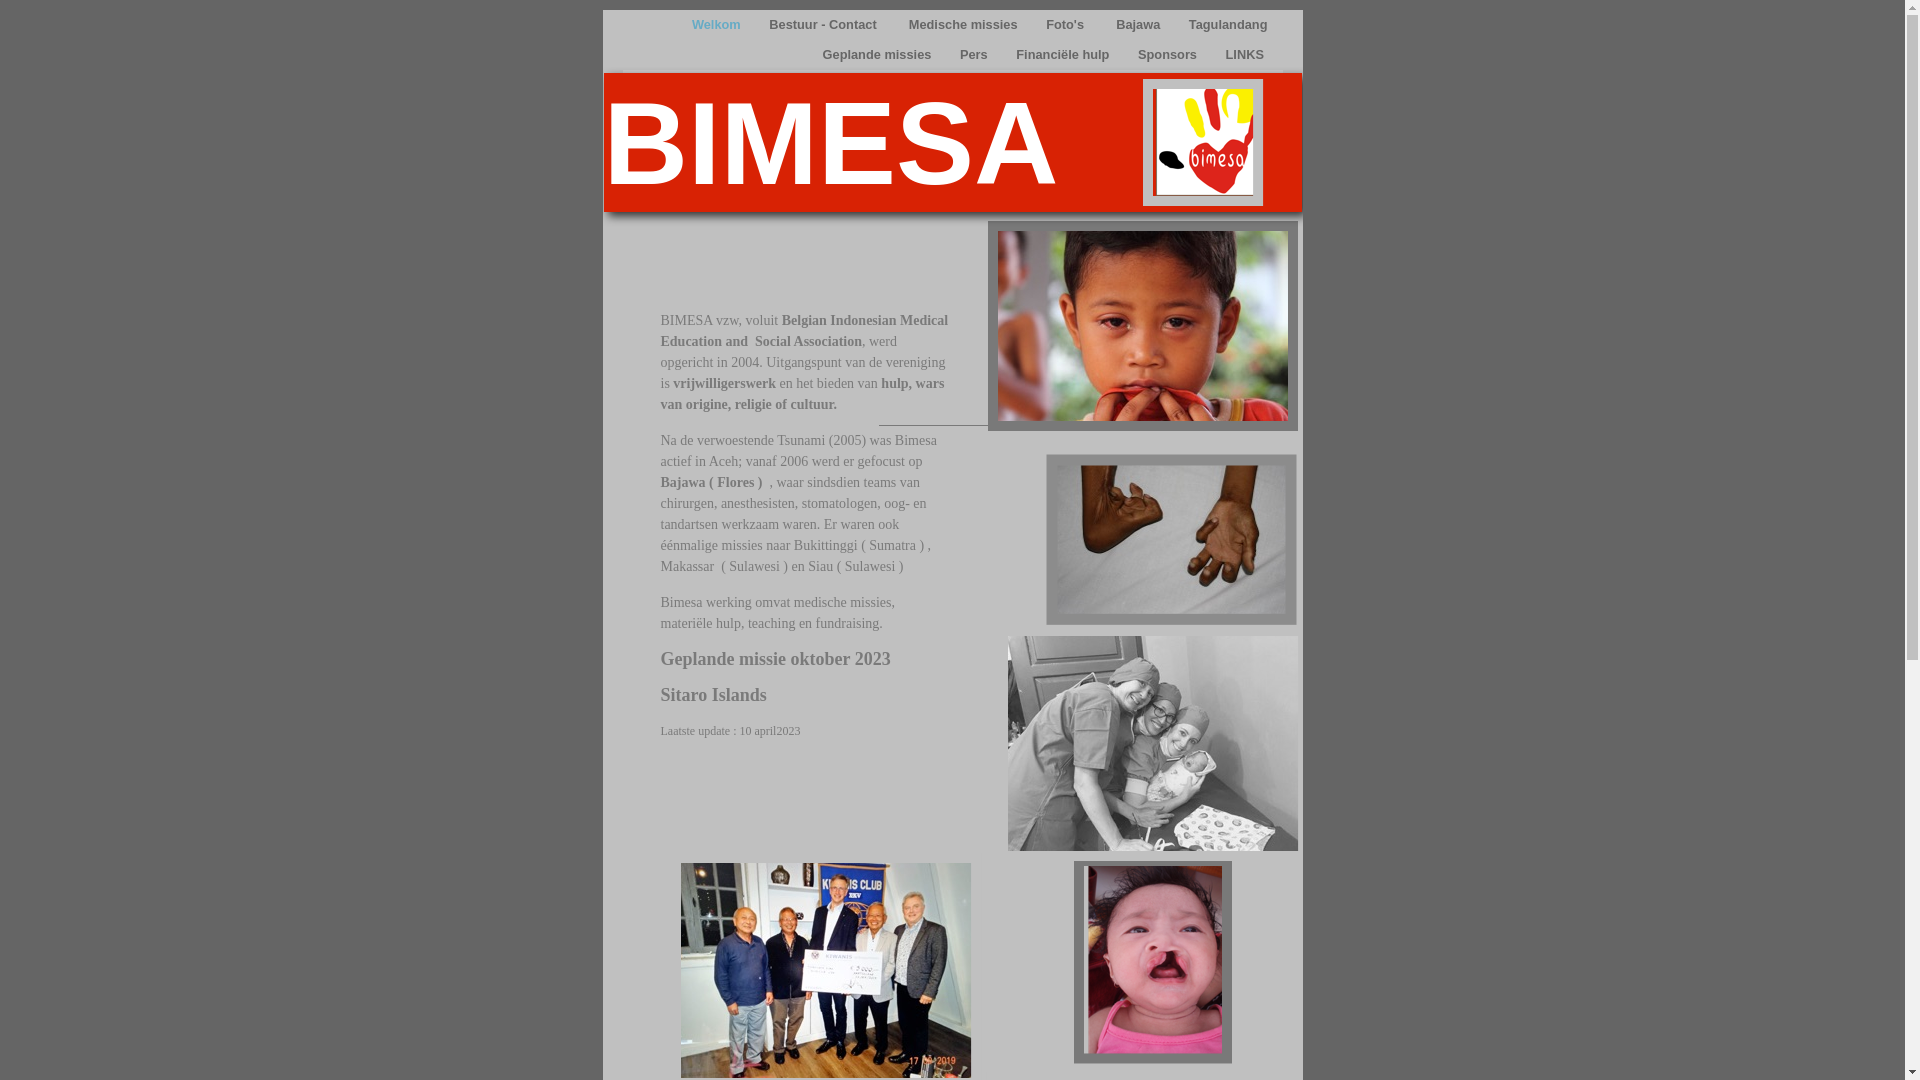 The height and width of the screenshot is (1080, 1920). I want to click on 'Medische missies', so click(964, 24).